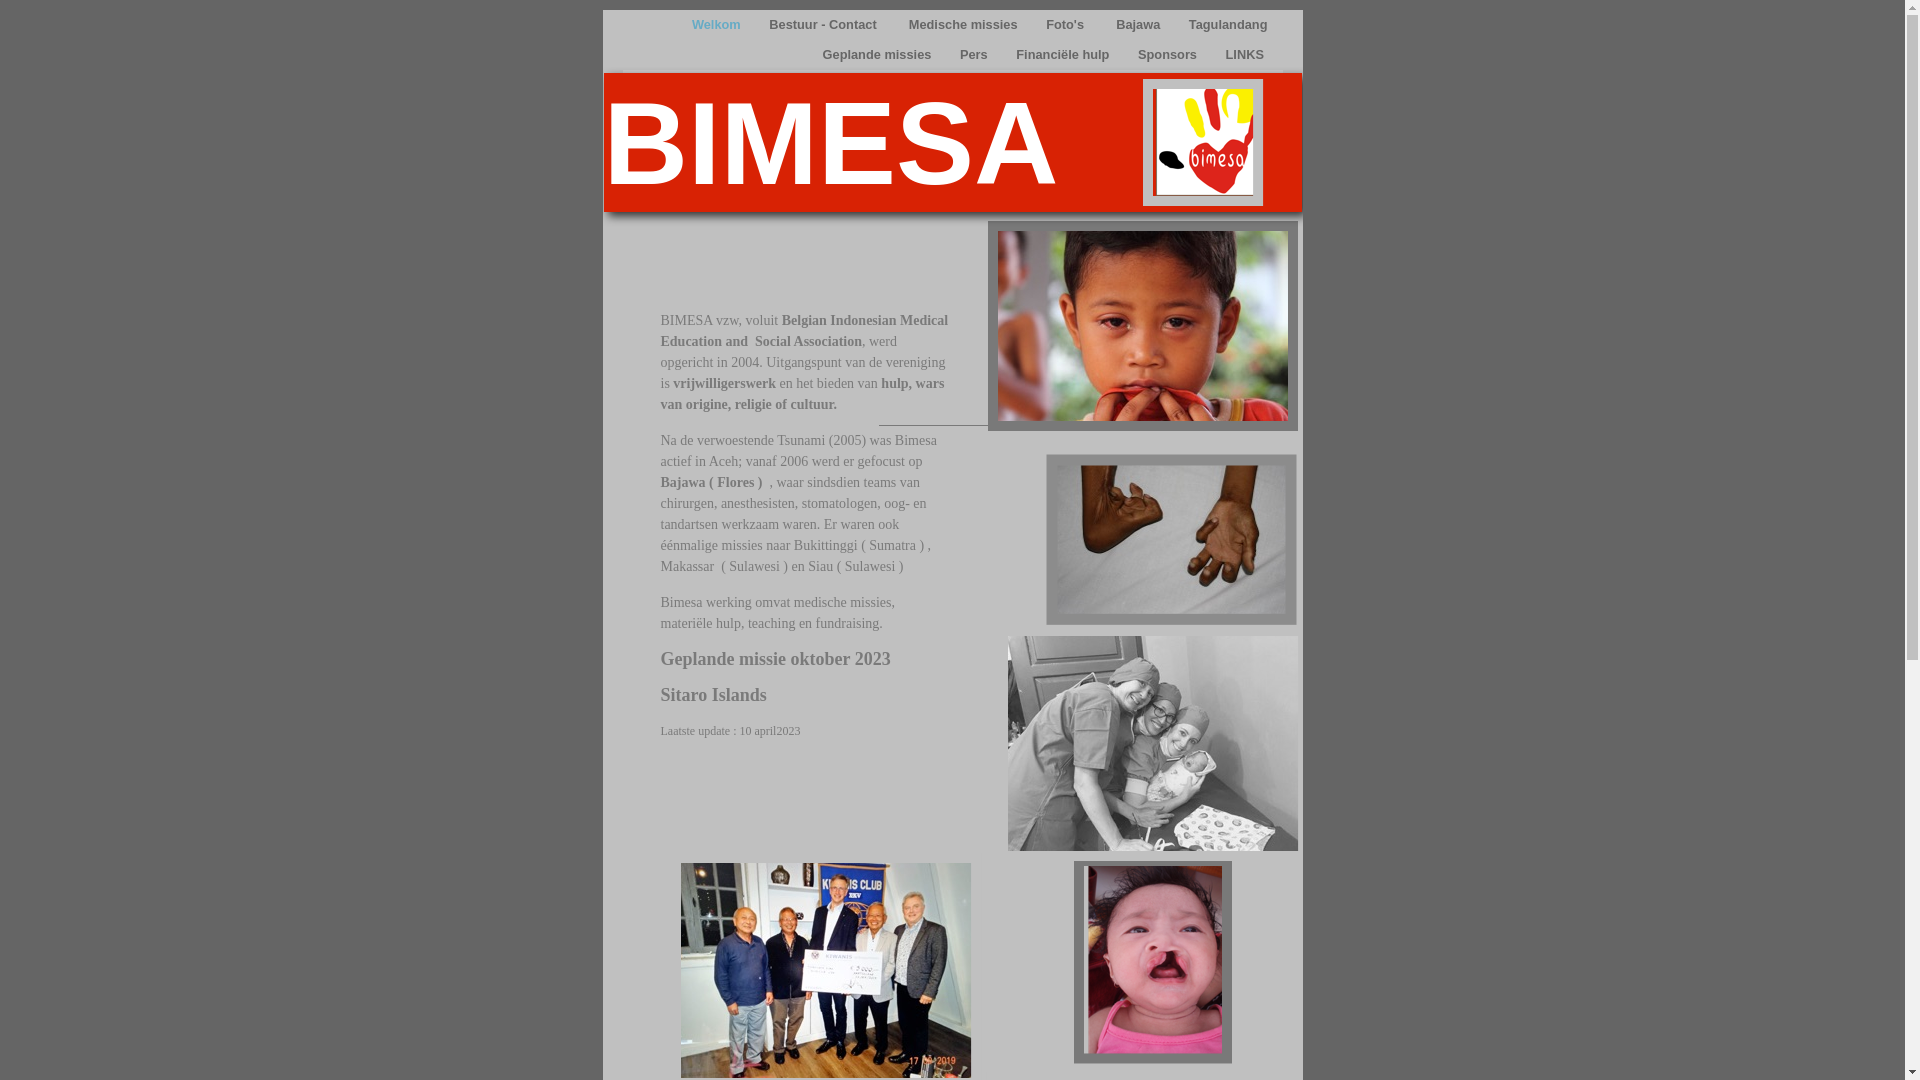 The height and width of the screenshot is (1080, 1920). I want to click on 'Medische missies', so click(964, 24).